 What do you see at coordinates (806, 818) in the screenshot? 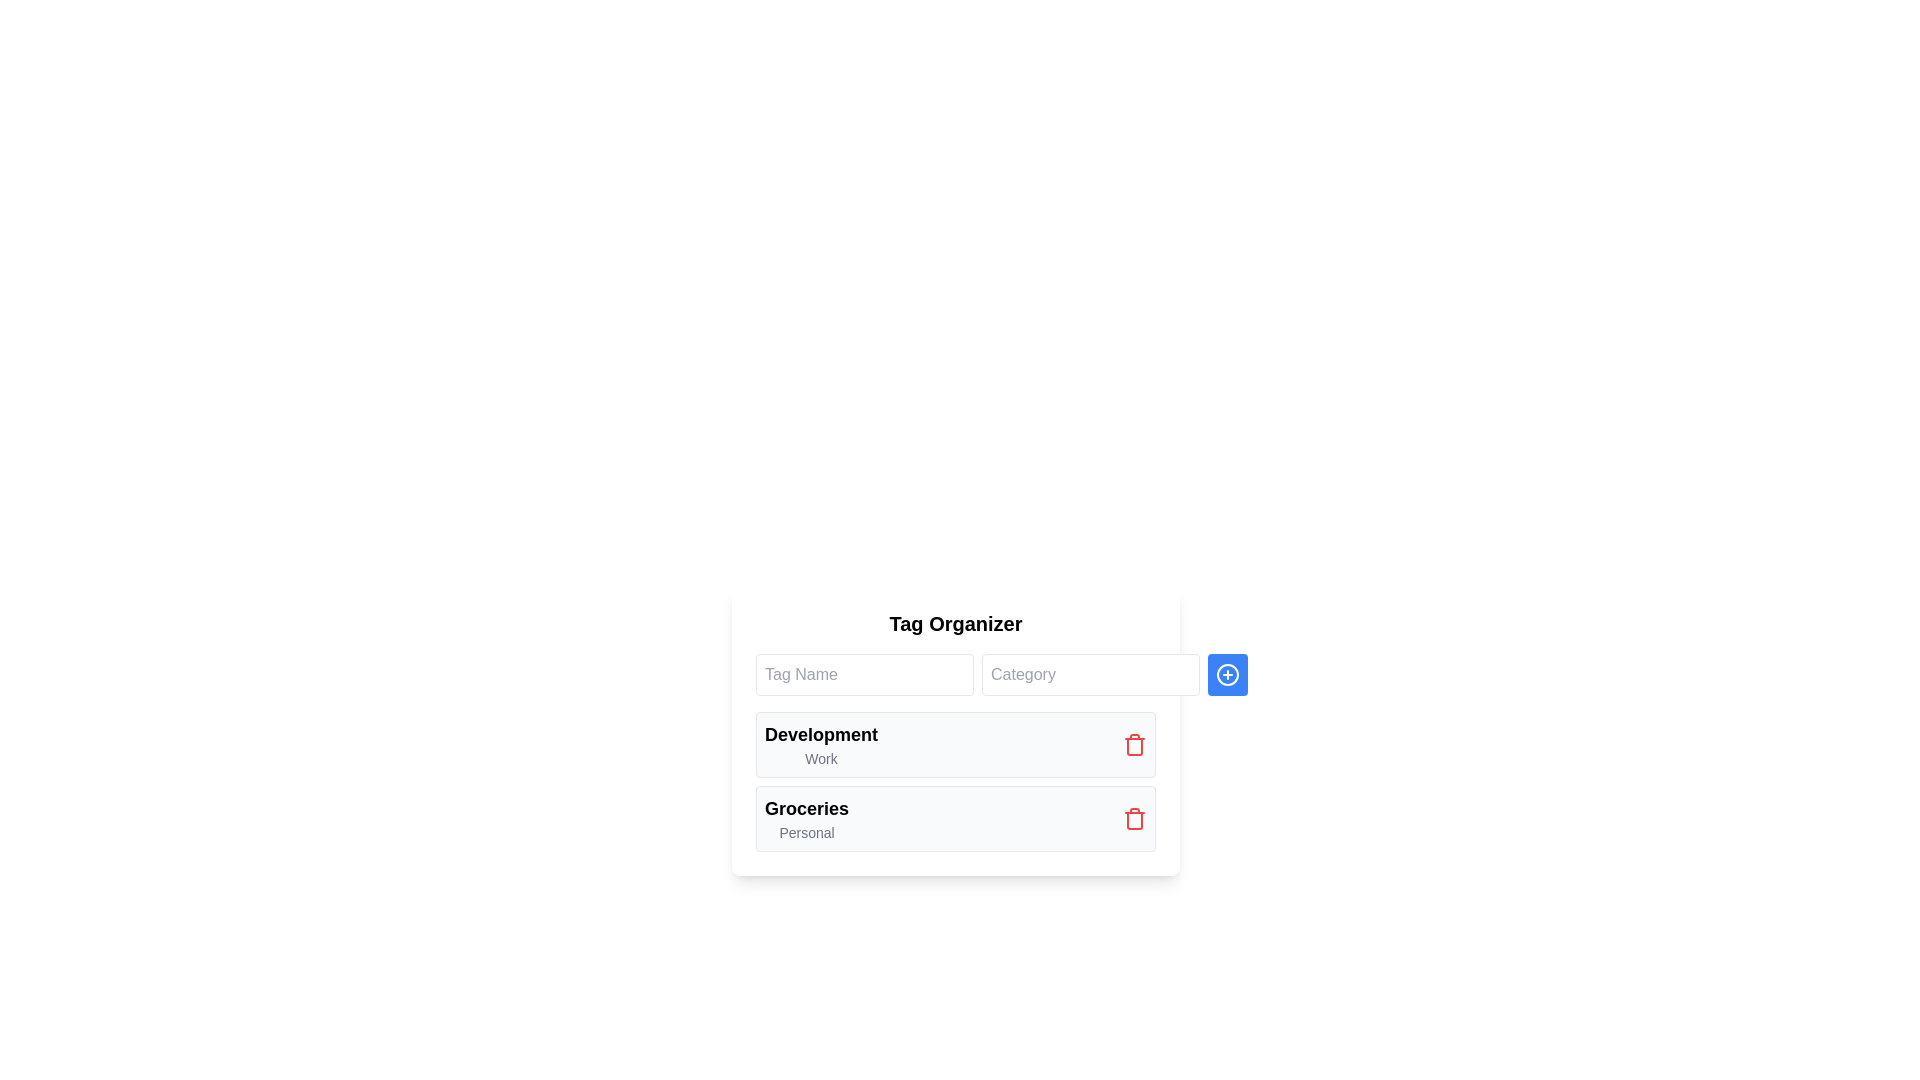
I see `the 'Groceries' text label with subtext 'Personal' located in the 'Tag Organizer' section, which is below the 'Development' item and to the left of the red delete icon` at bounding box center [806, 818].